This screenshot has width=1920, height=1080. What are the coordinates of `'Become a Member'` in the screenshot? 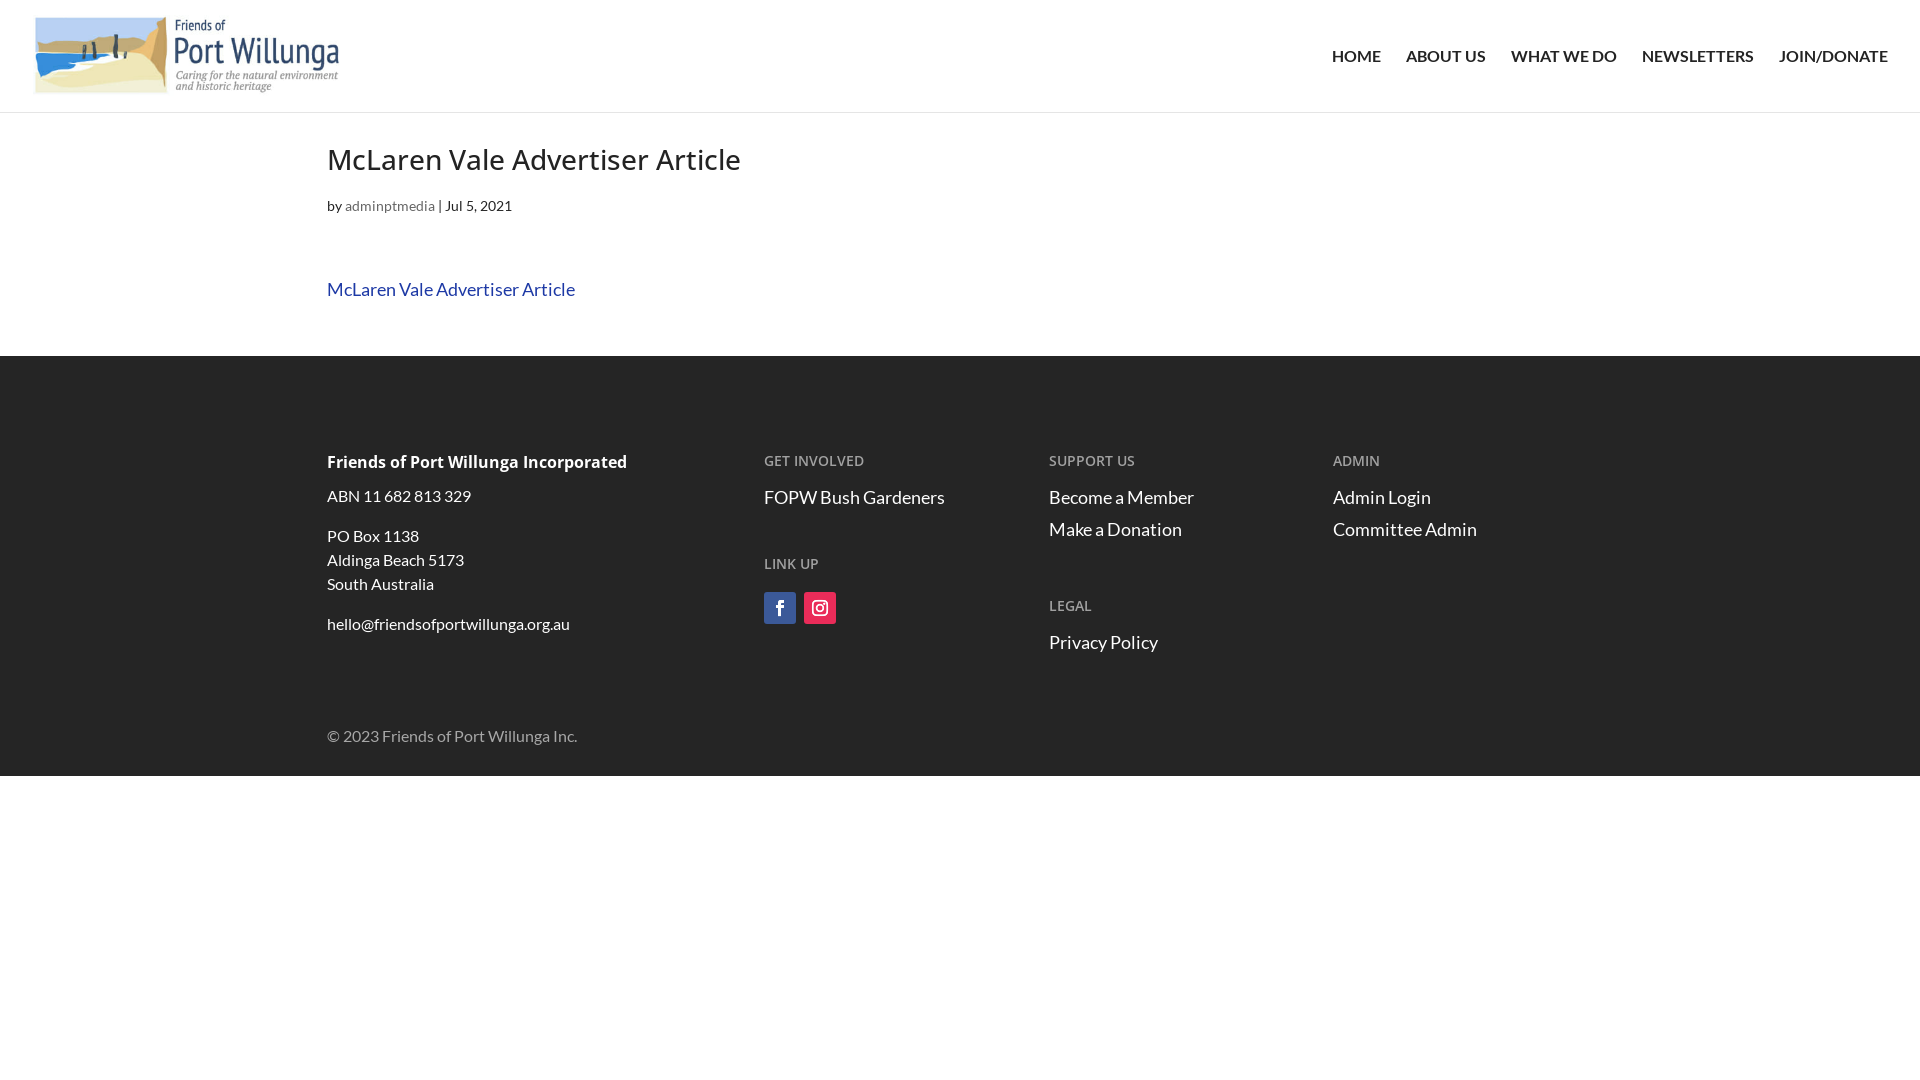 It's located at (1121, 496).